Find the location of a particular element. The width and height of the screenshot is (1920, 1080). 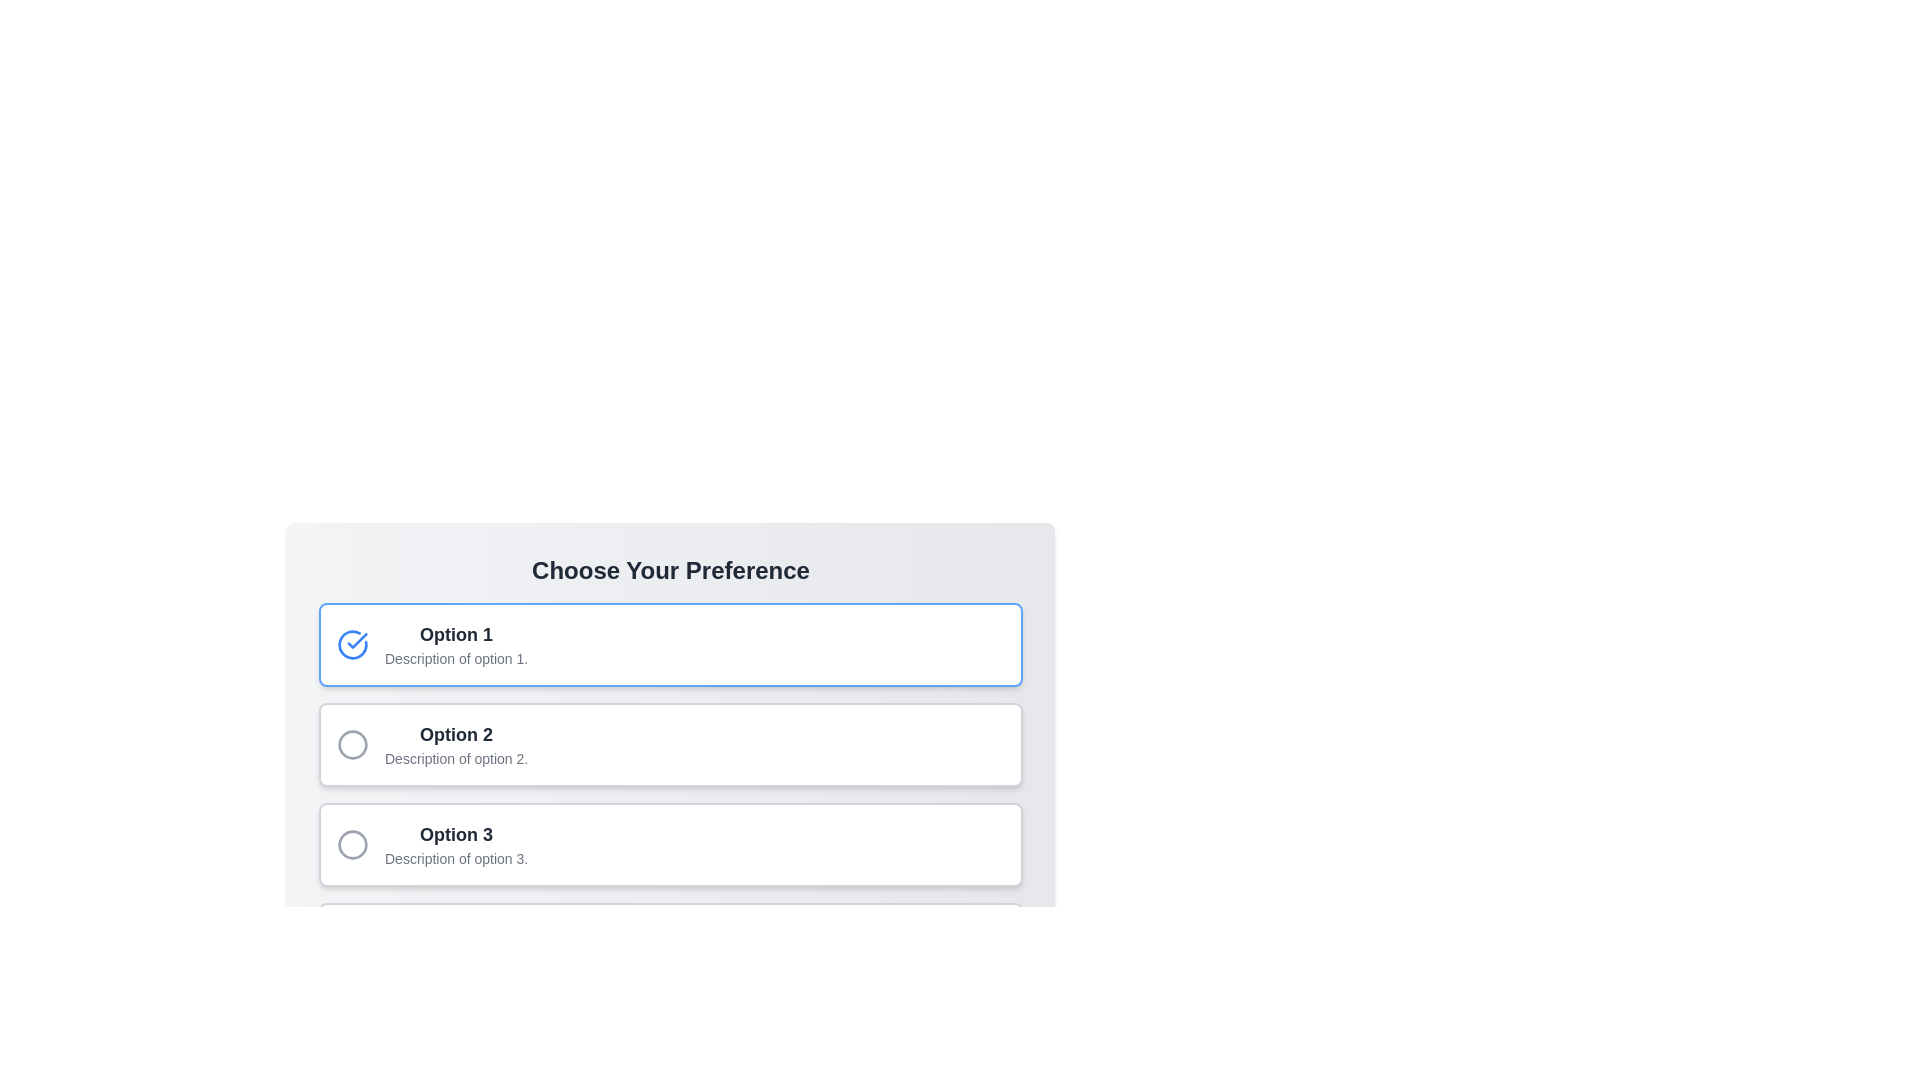

the text label displaying 'Option 2', which is bold and larger than surrounding text, located beneath the heading 'Choose Your Preference' and between 'Option 1' and 'Option 3' is located at coordinates (455, 735).